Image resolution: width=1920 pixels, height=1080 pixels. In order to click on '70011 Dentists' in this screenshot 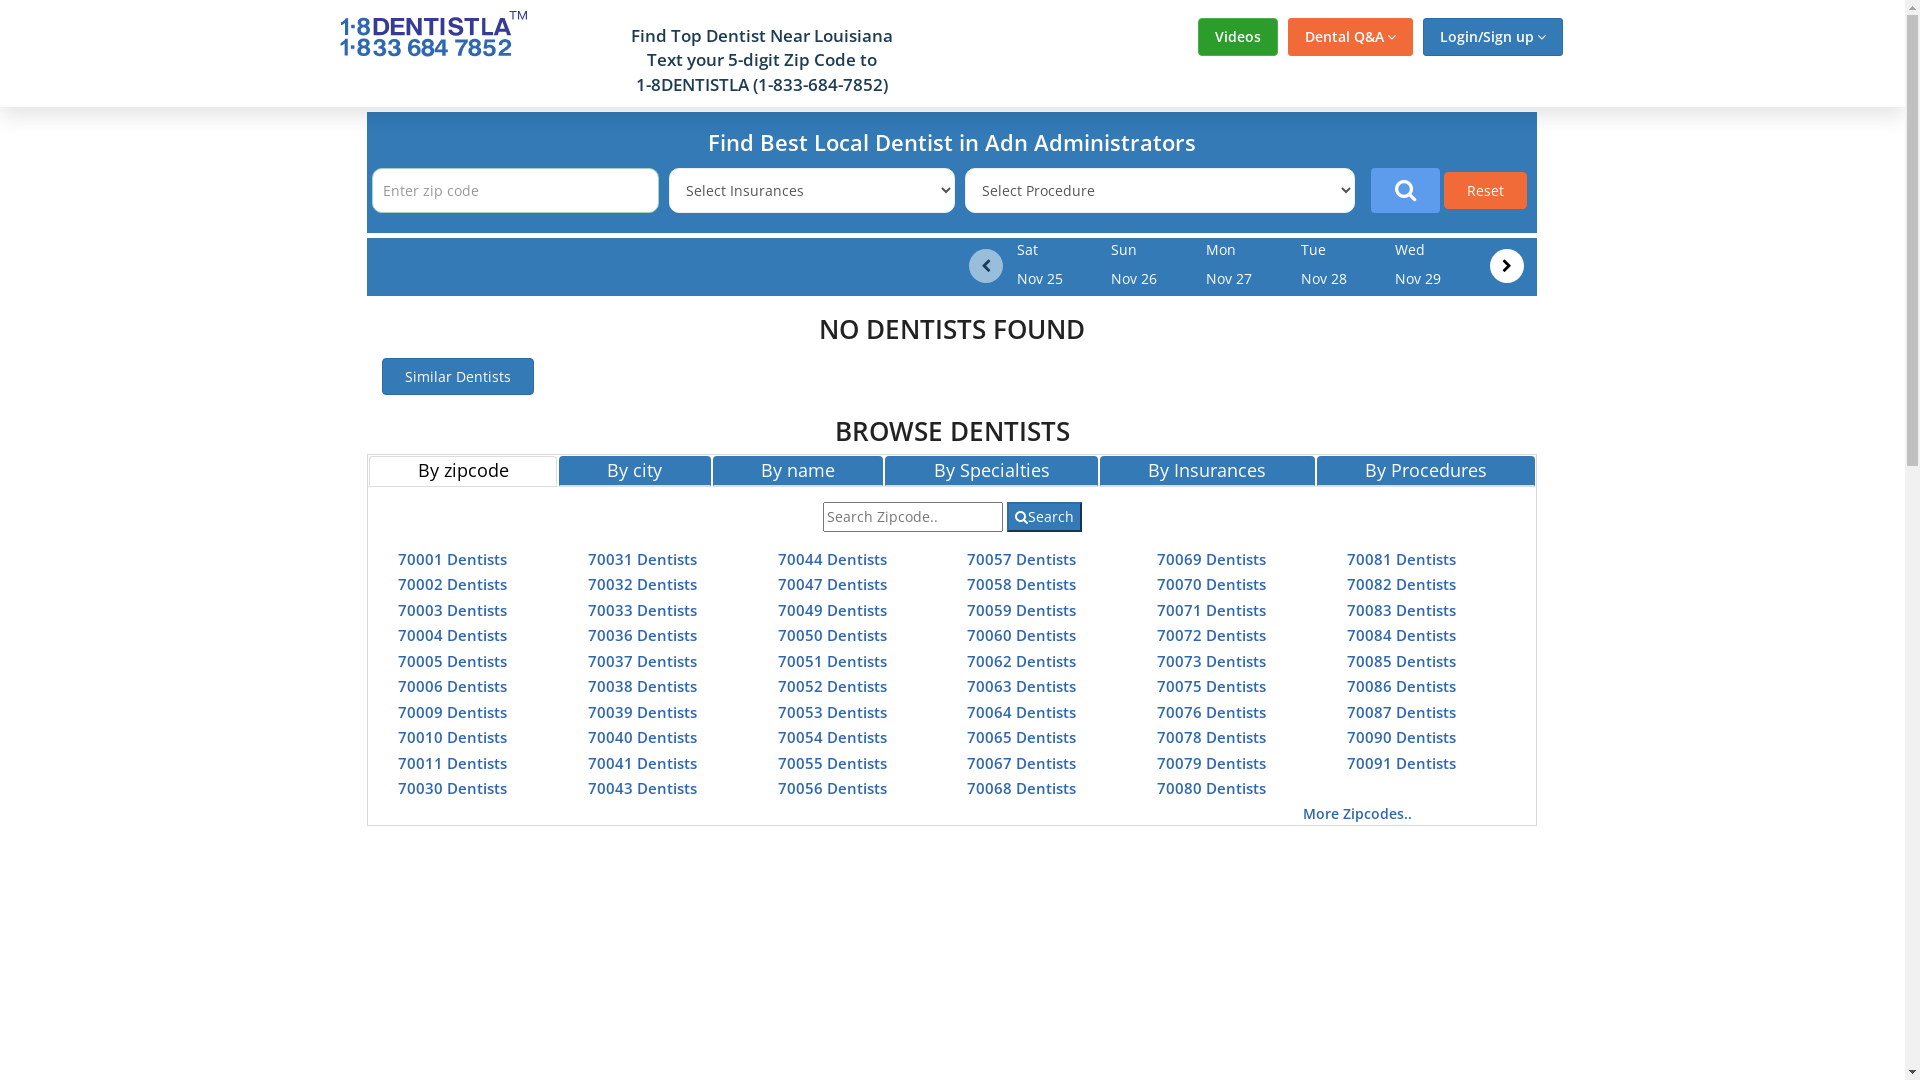, I will do `click(451, 762)`.